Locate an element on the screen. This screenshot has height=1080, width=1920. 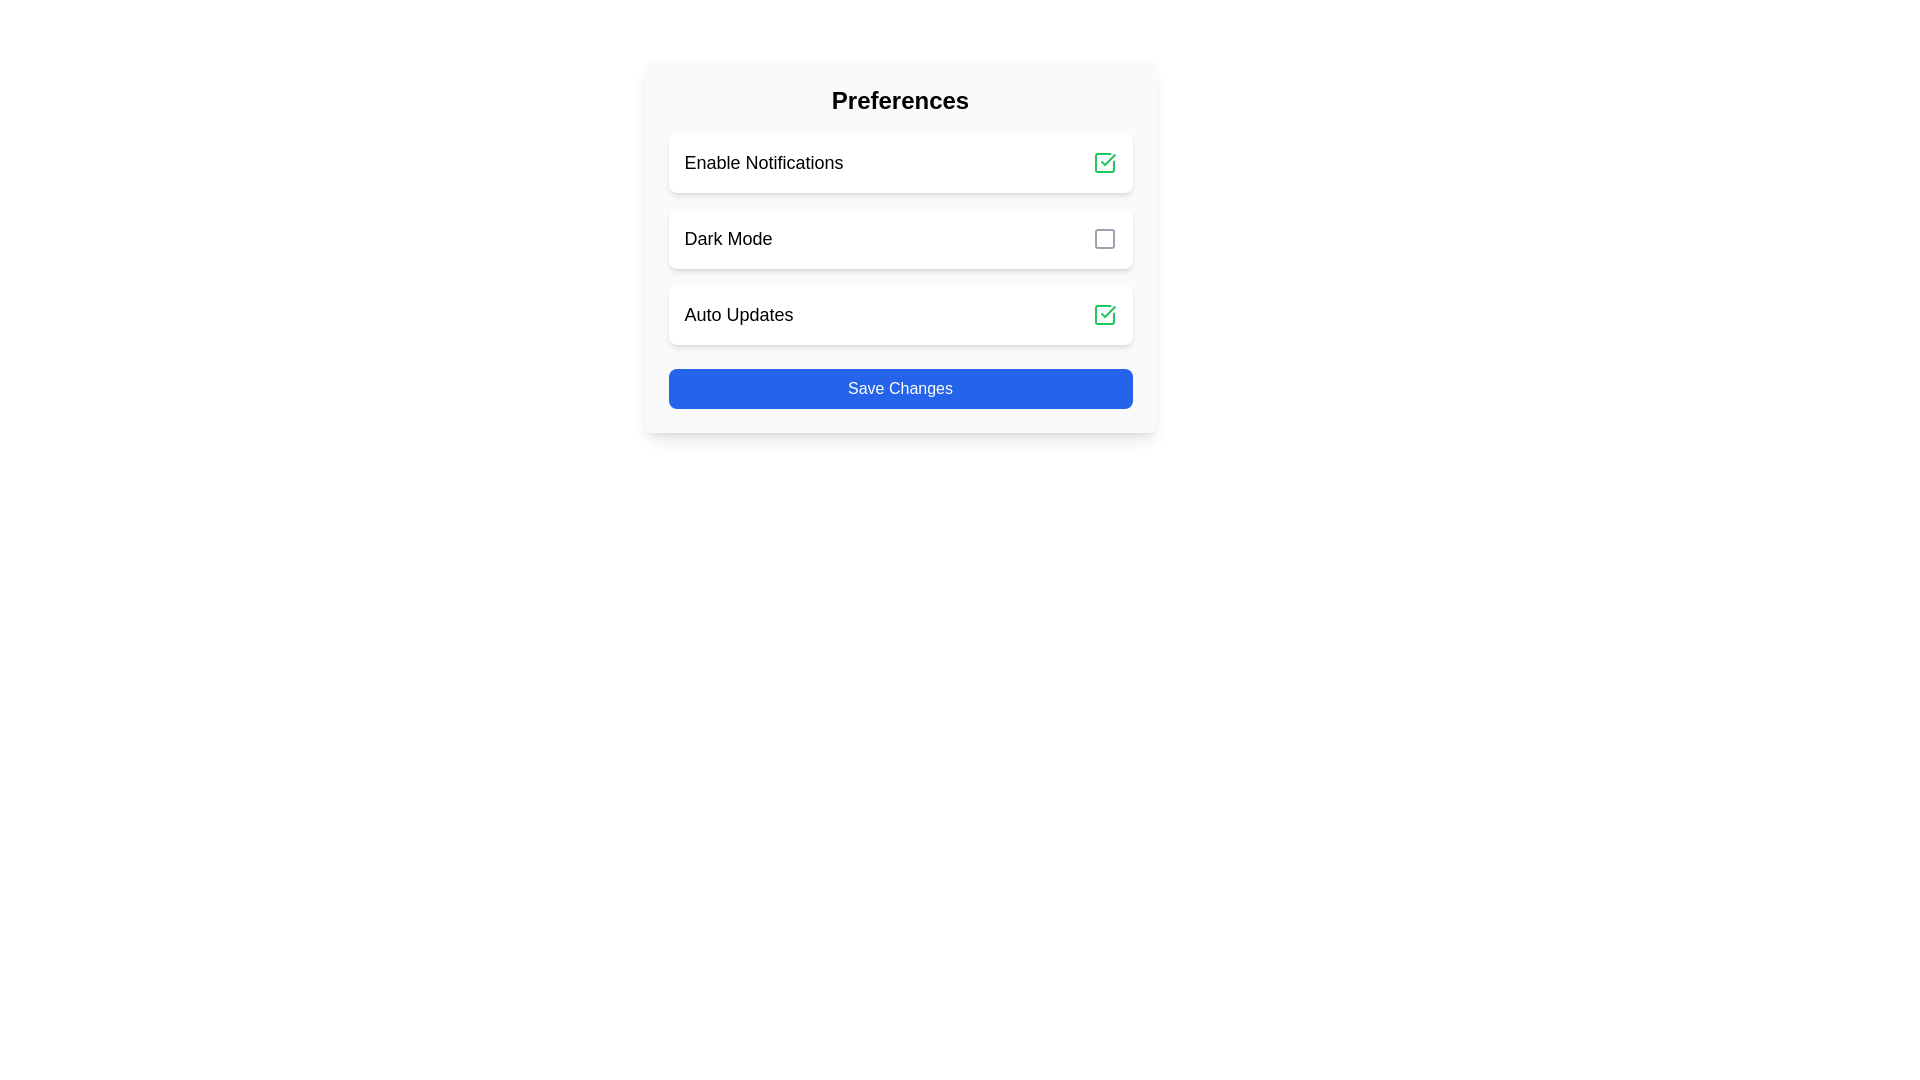
the 'Auto Updates' checkbox with a checkmark icon is located at coordinates (1103, 315).